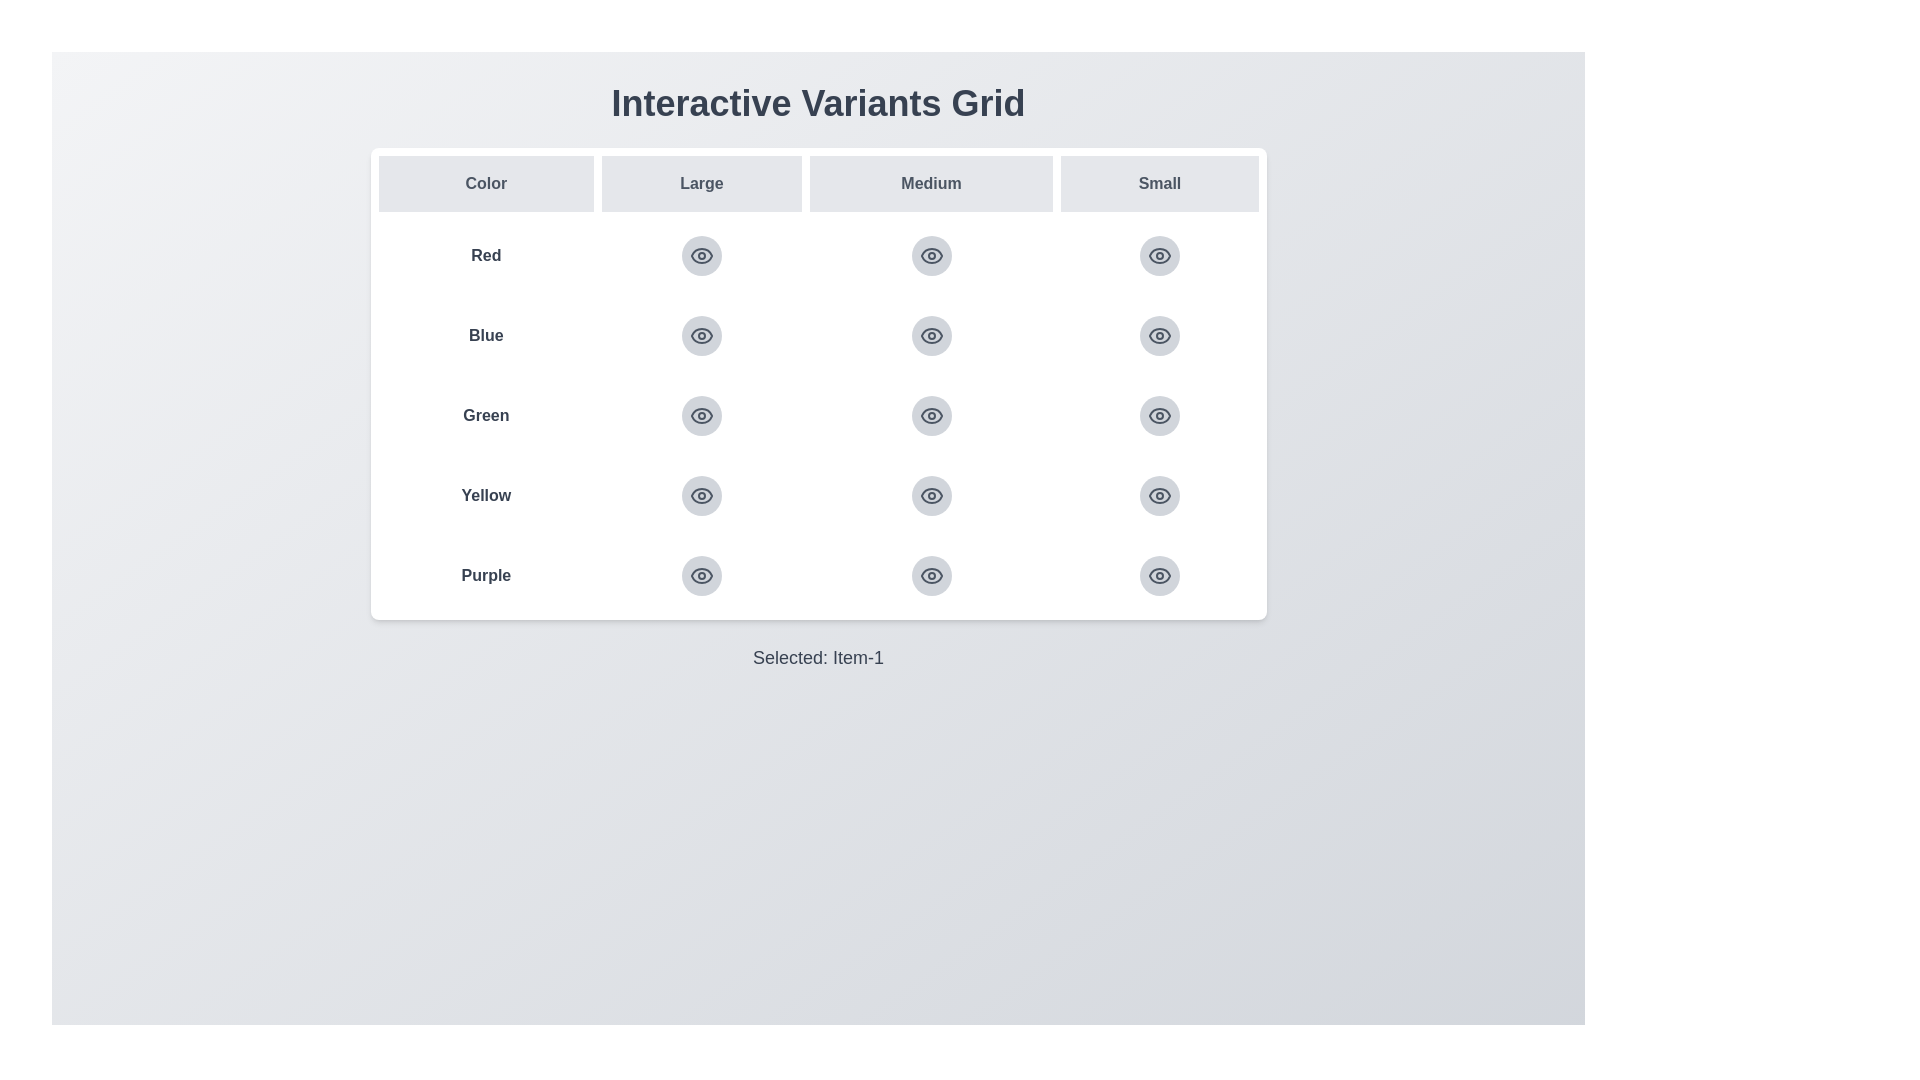 The height and width of the screenshot is (1080, 1920). I want to click on the eye-like SVG icon within the rounded rectangular button under the 'Large' header in the third row labeled 'Green', so click(701, 415).